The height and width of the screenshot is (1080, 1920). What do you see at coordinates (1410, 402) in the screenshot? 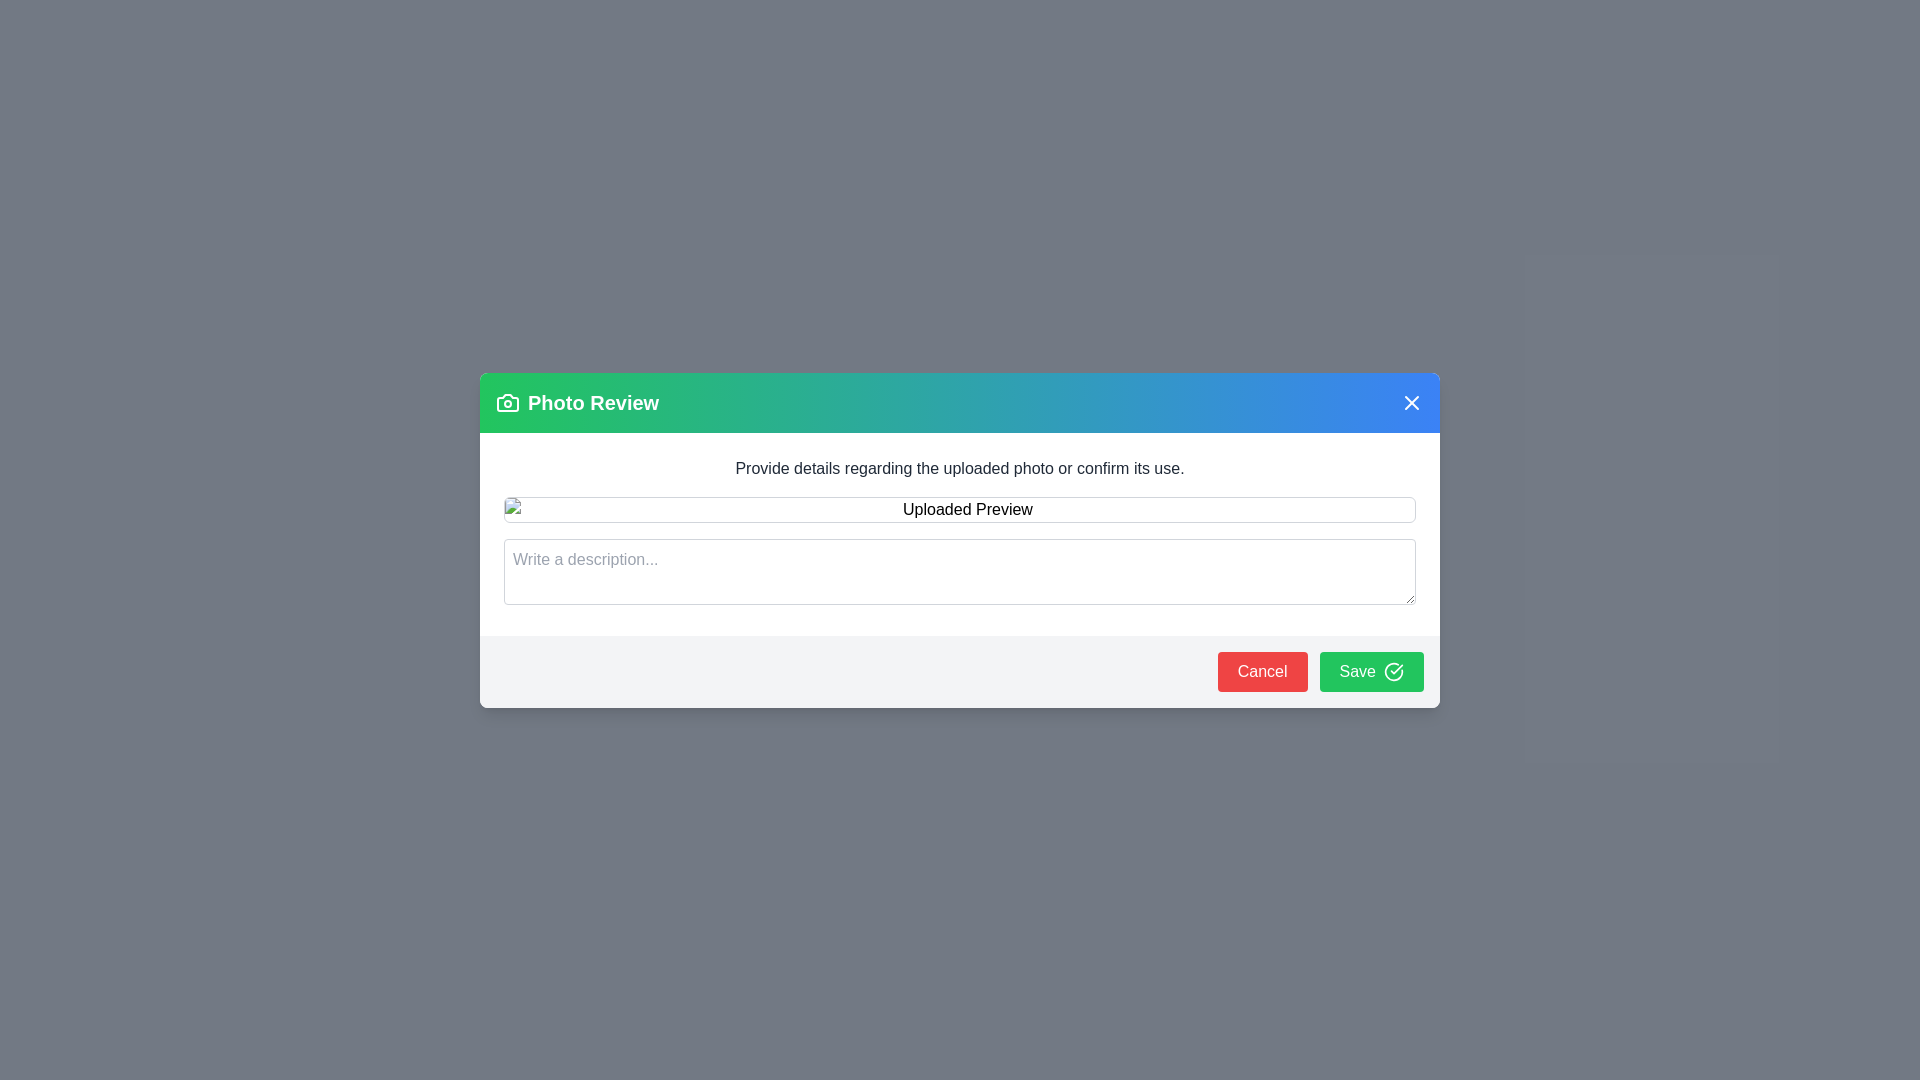
I see `the 'X' button in the top-right corner of the dialog to close it` at bounding box center [1410, 402].